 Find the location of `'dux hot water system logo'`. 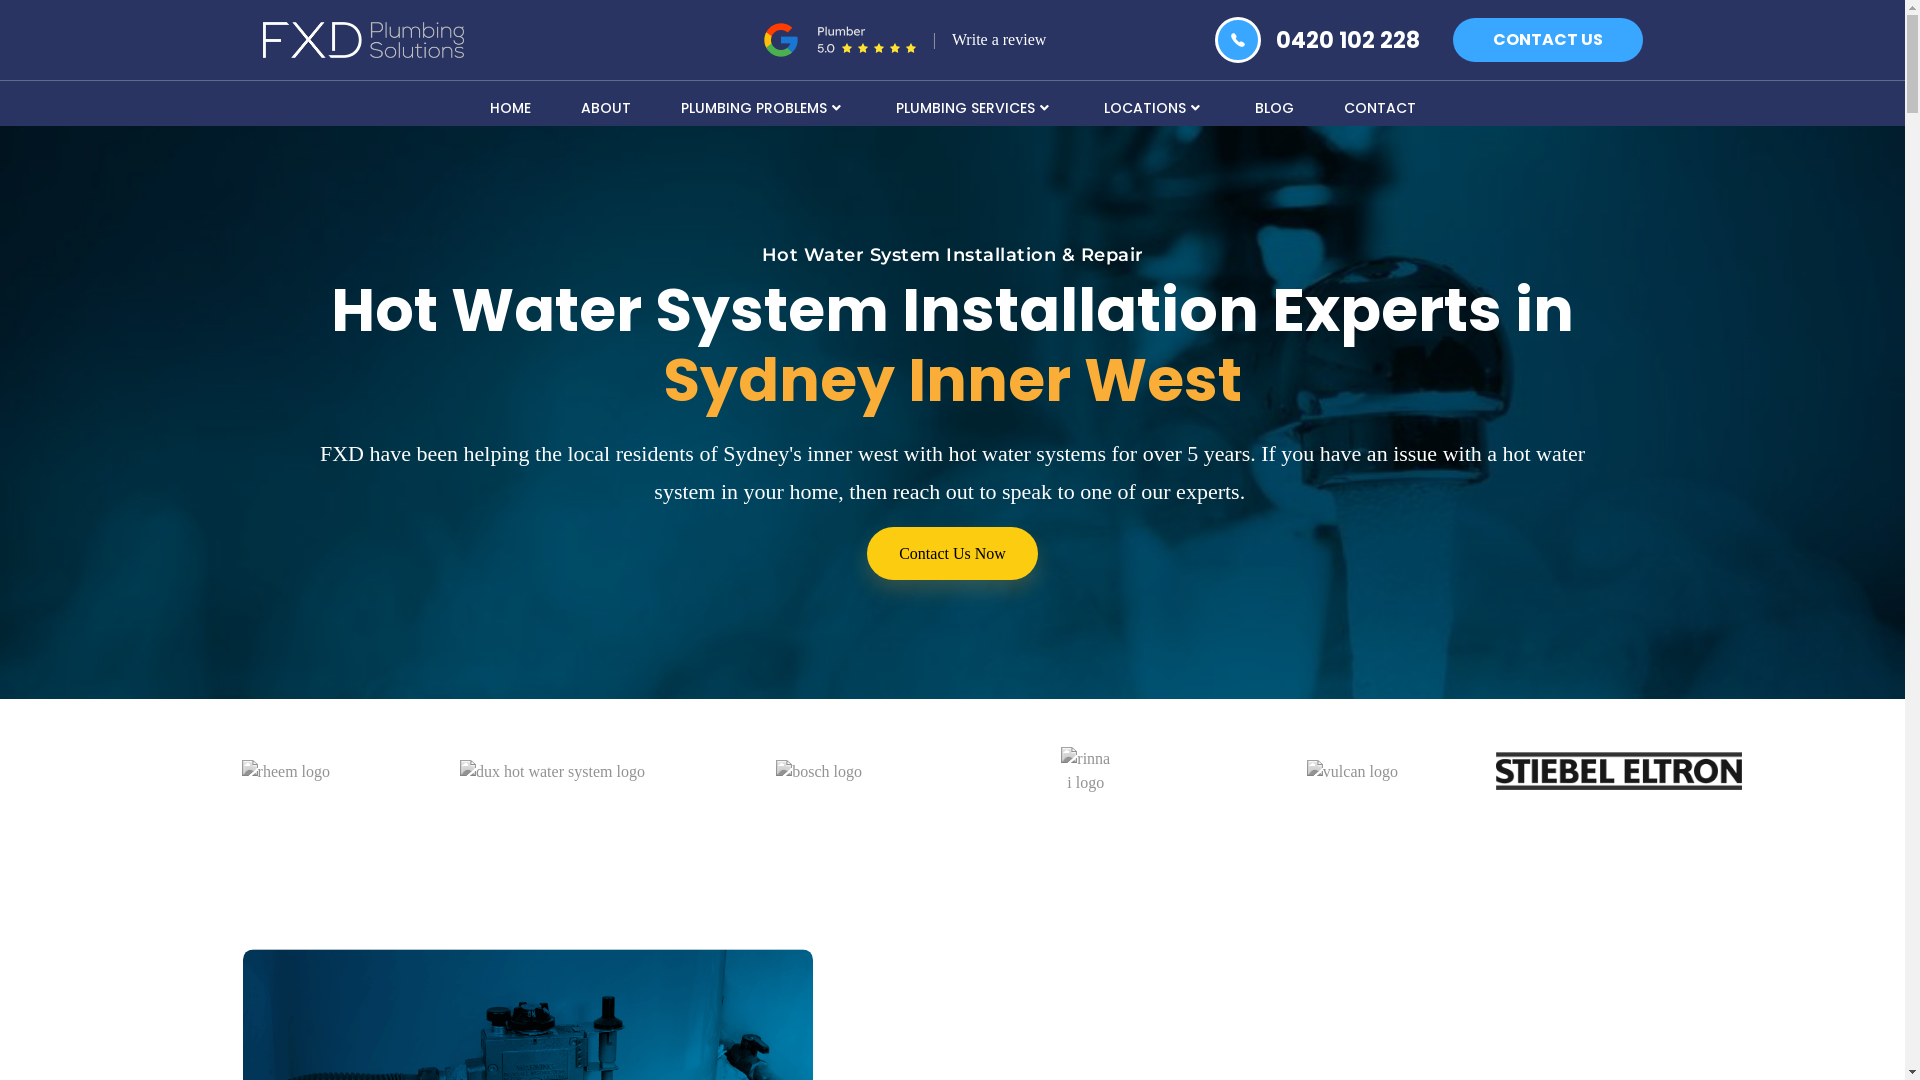

'dux hot water system logo' is located at coordinates (459, 770).